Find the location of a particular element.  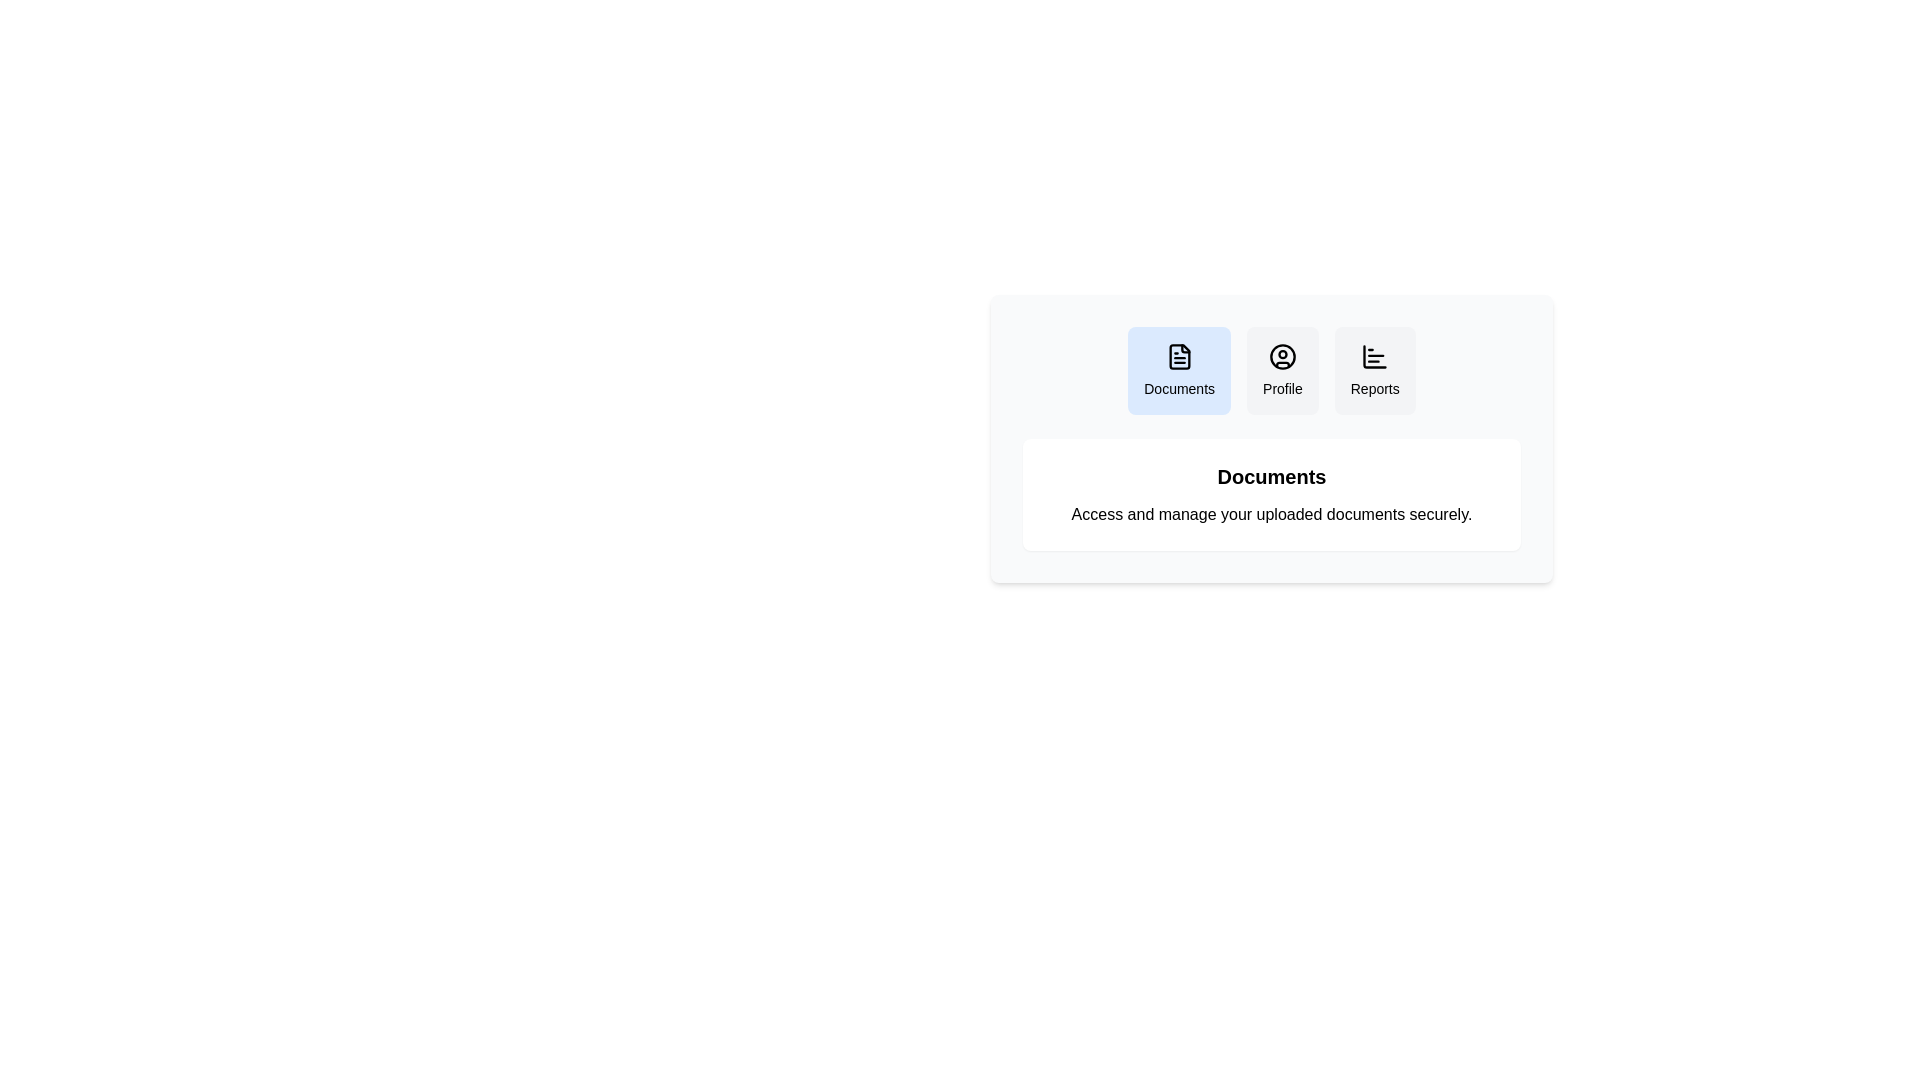

the Reports tab is located at coordinates (1374, 370).